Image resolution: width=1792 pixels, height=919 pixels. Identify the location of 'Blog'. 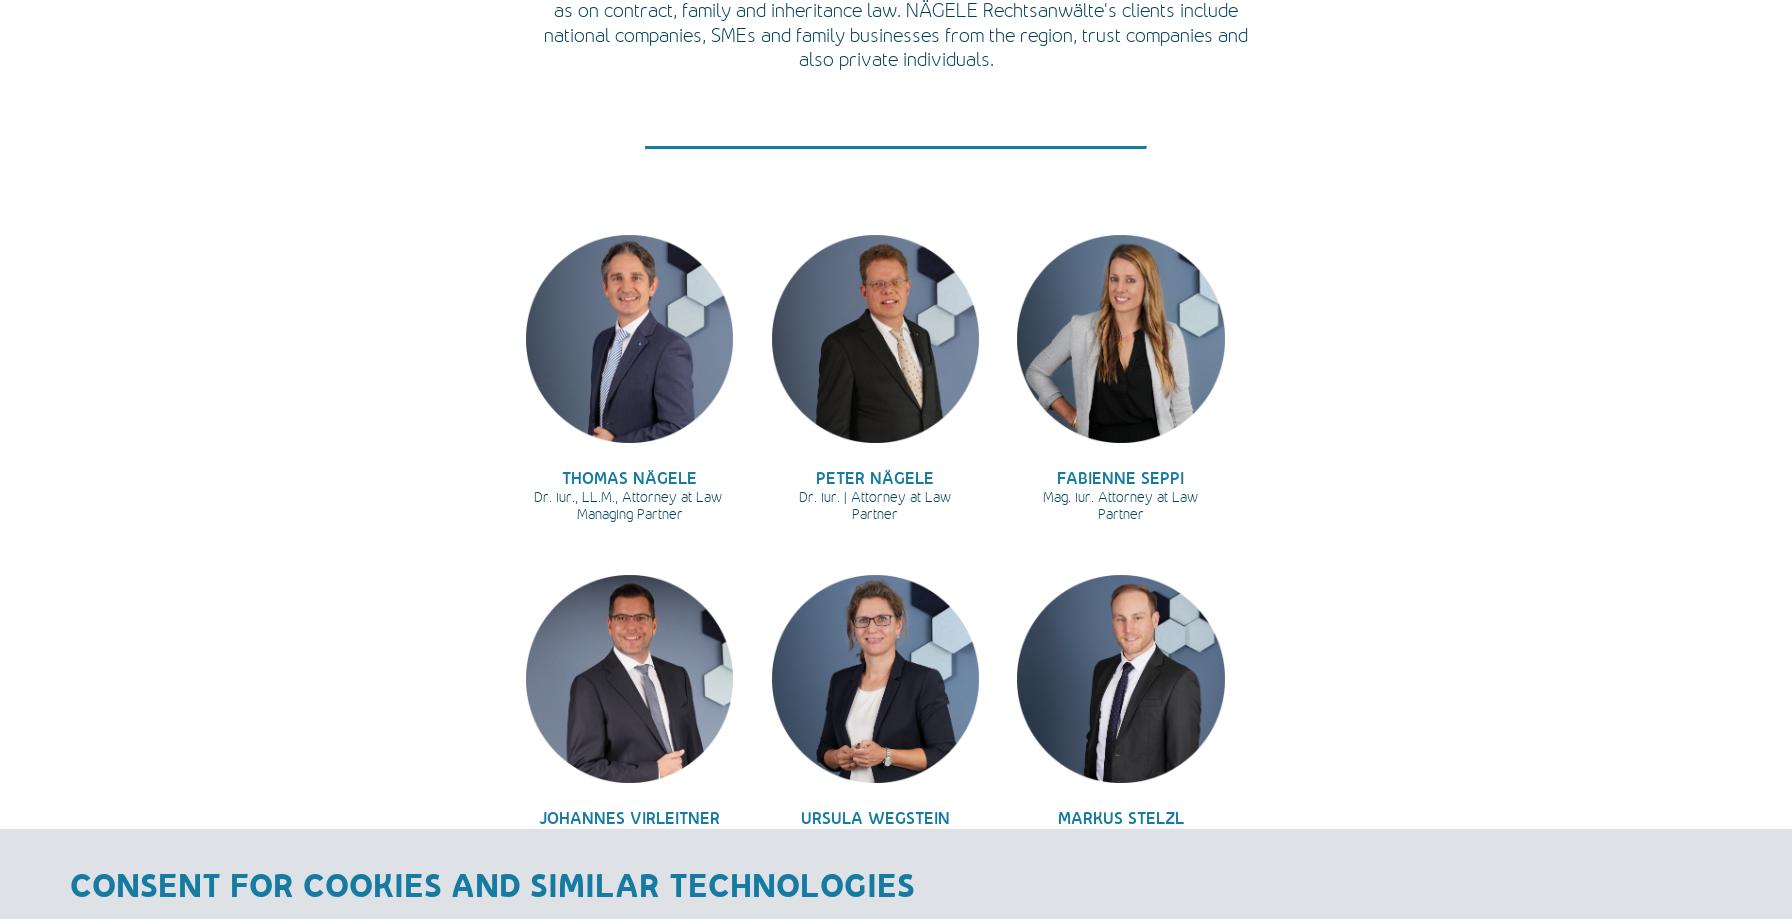
(1755, 105).